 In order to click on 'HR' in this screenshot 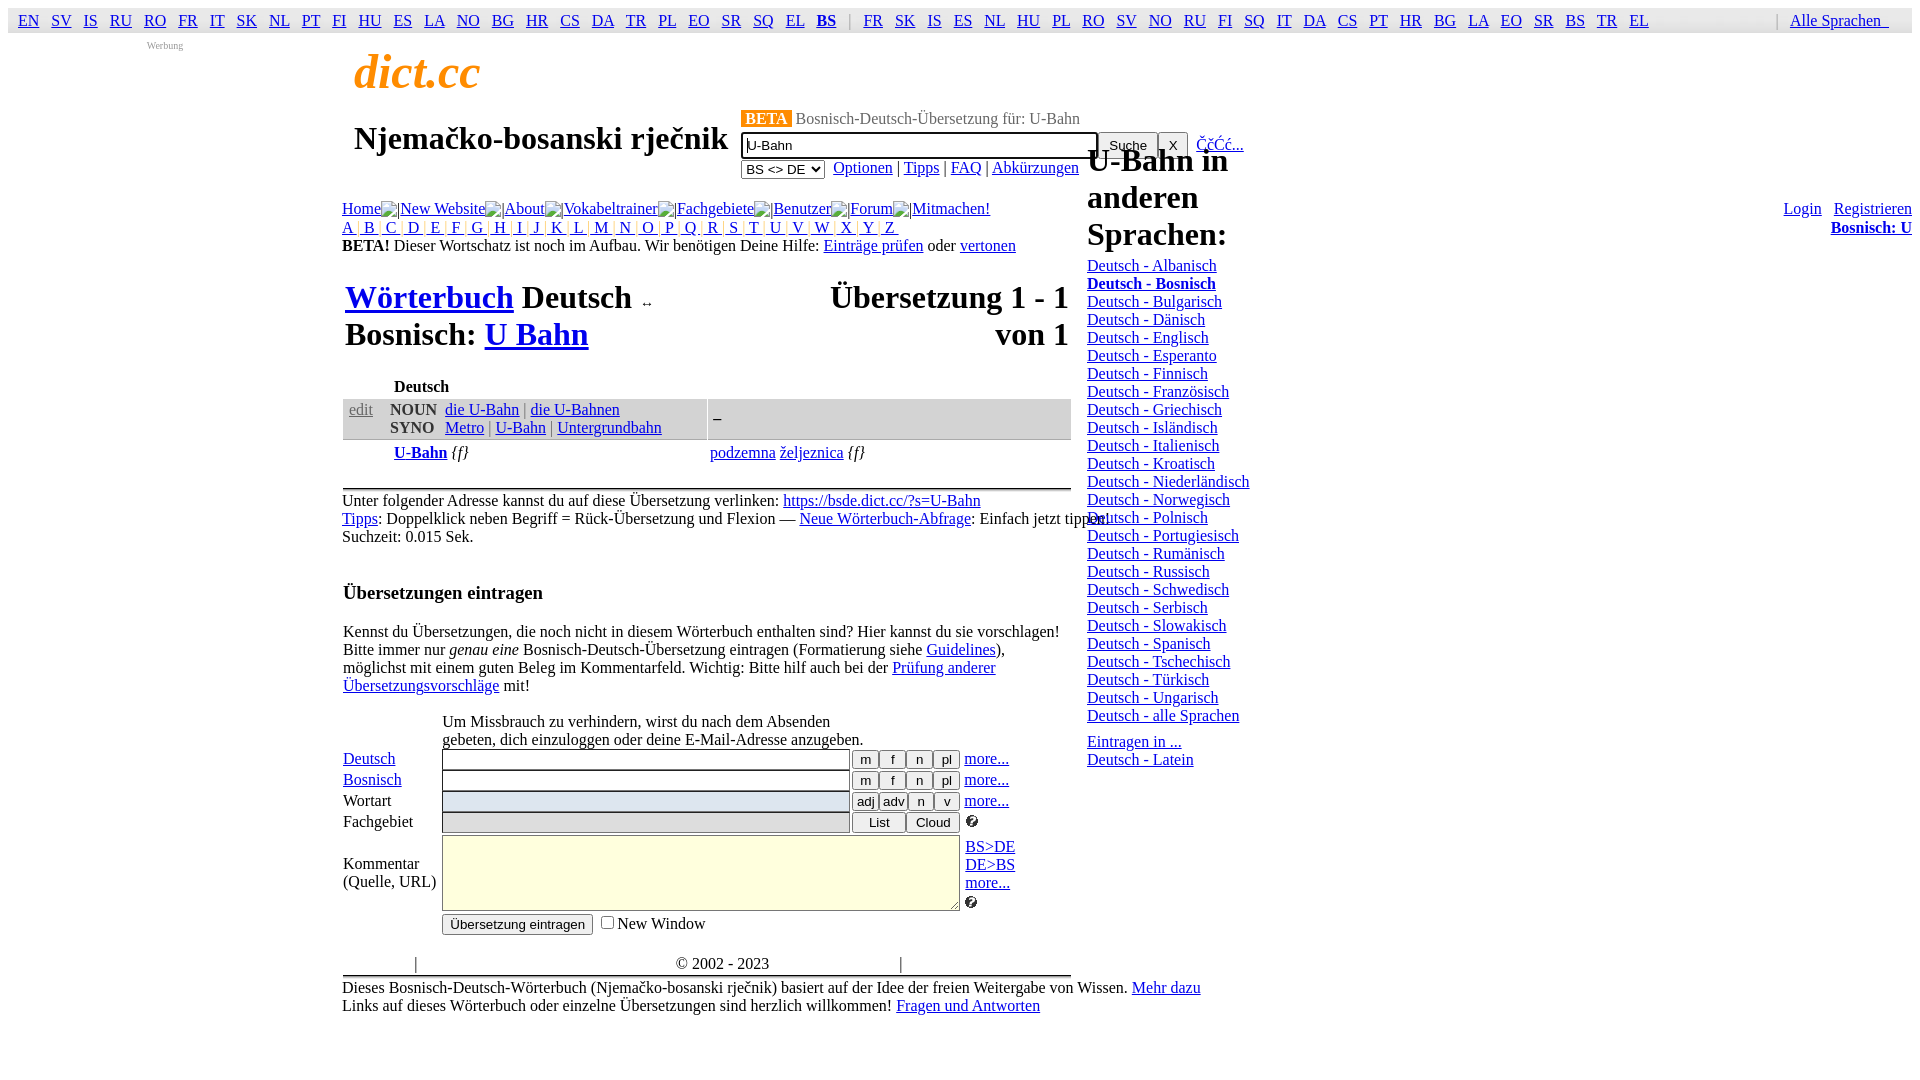, I will do `click(537, 20)`.